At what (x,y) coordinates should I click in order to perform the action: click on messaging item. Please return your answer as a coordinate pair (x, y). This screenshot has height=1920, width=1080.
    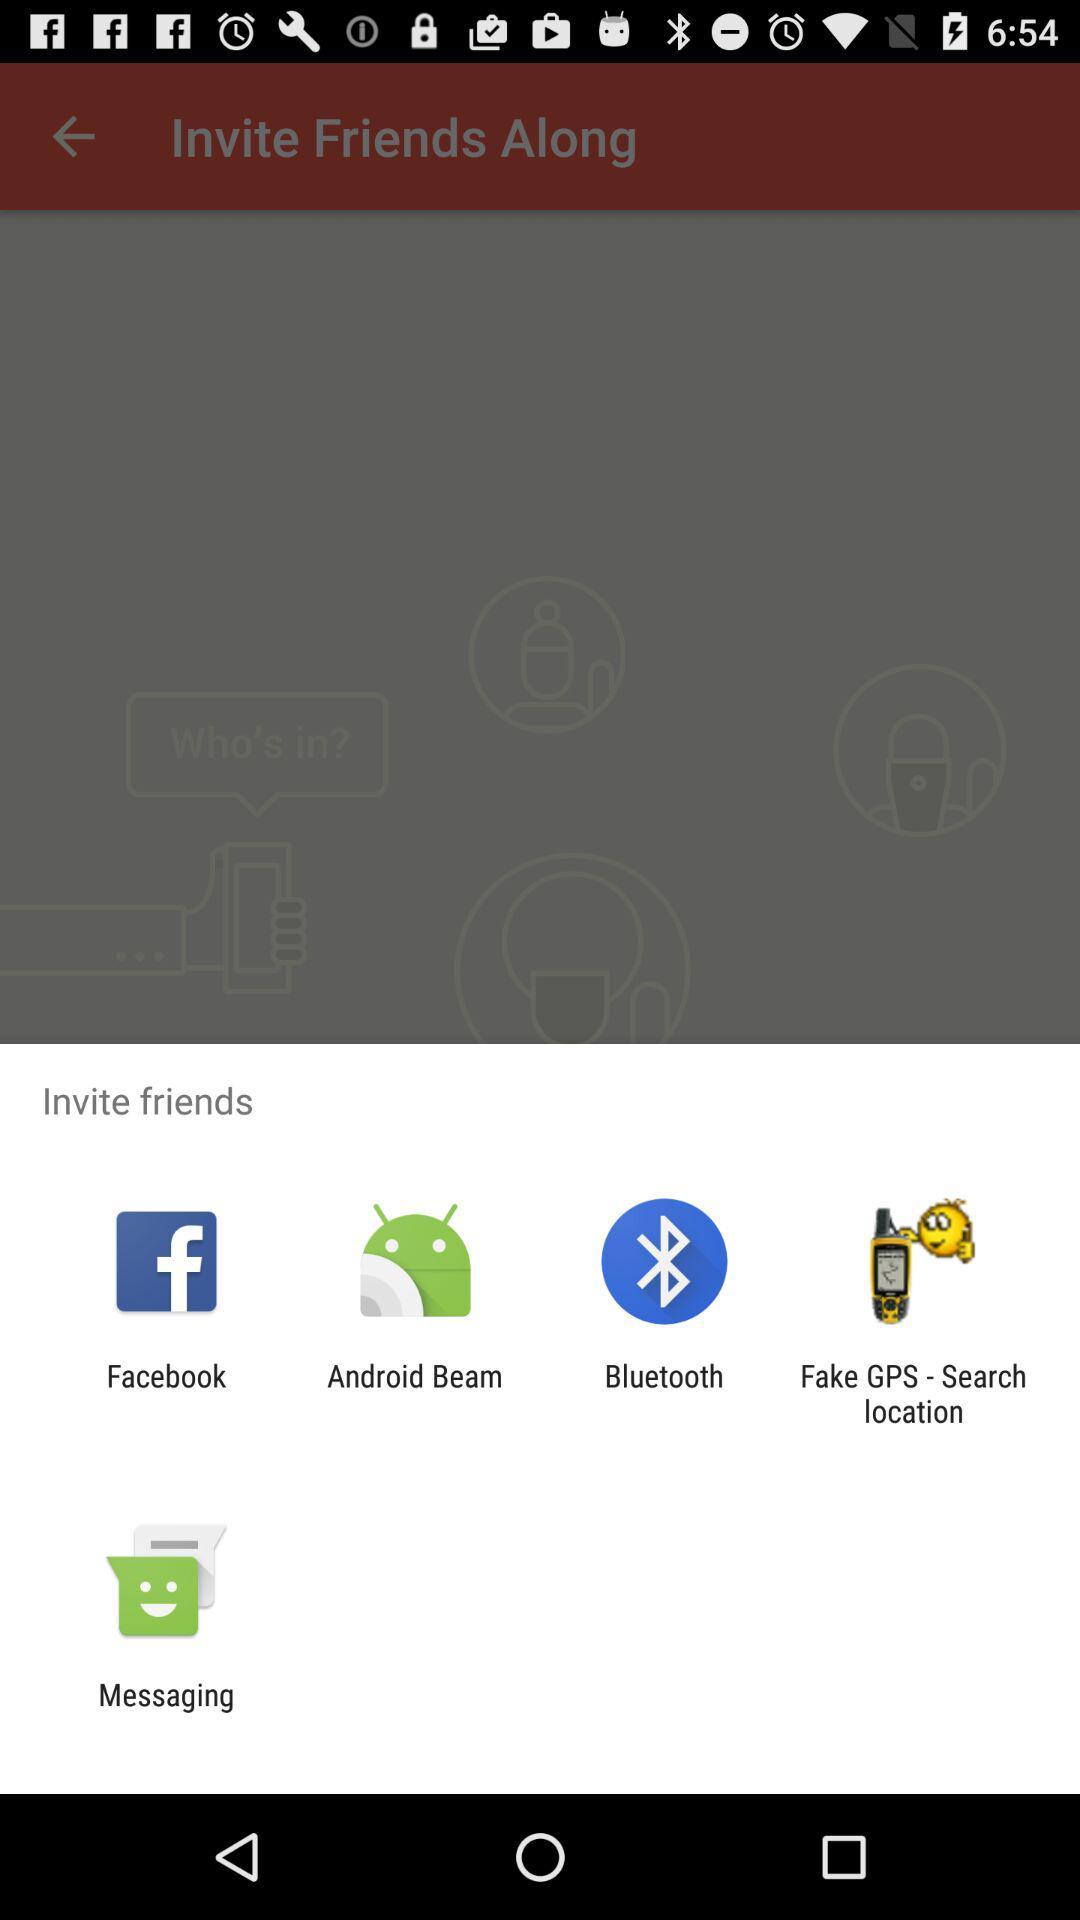
    Looking at the image, I should click on (165, 1711).